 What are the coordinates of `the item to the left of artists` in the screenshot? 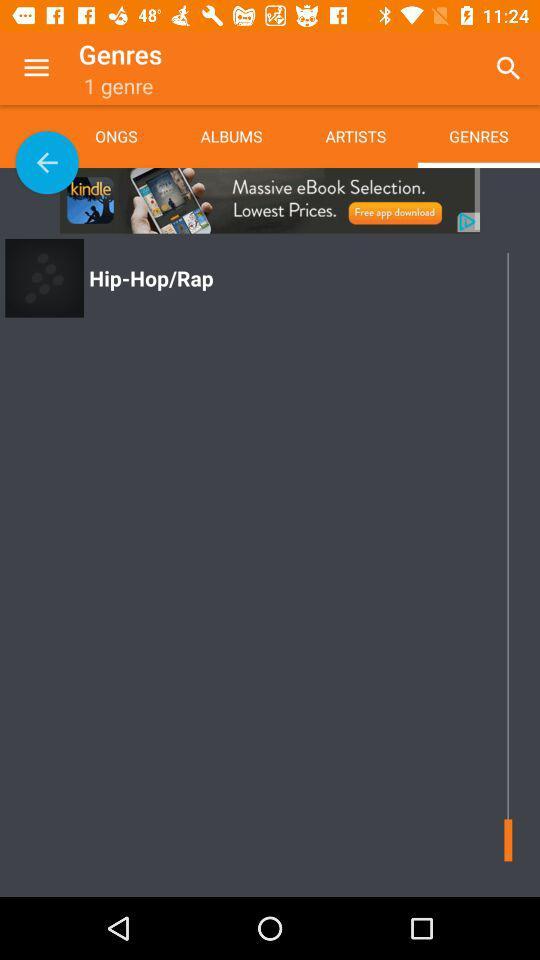 It's located at (230, 135).